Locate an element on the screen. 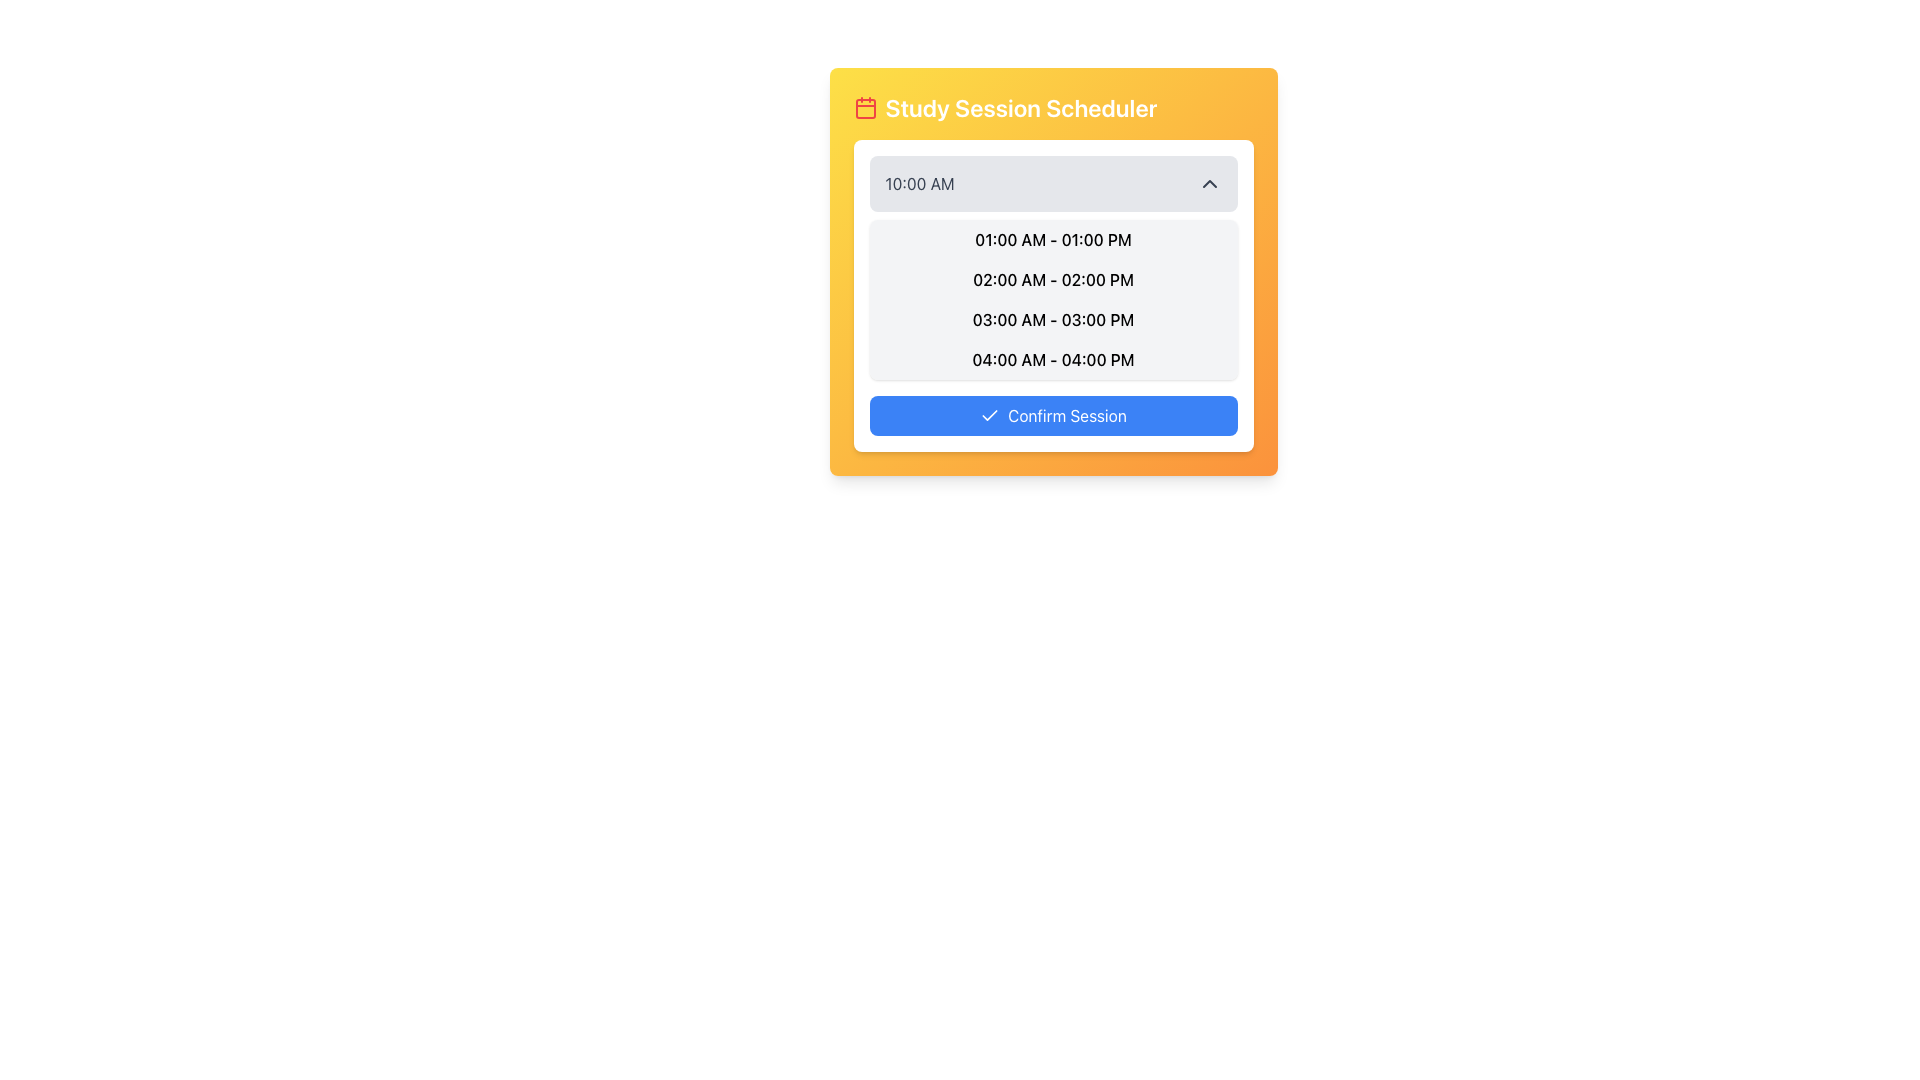 This screenshot has height=1080, width=1920. the small red rectangular shape with rounded corners that serves as the background for the calendar icon in the 'Study Session Scheduler' panel is located at coordinates (865, 108).